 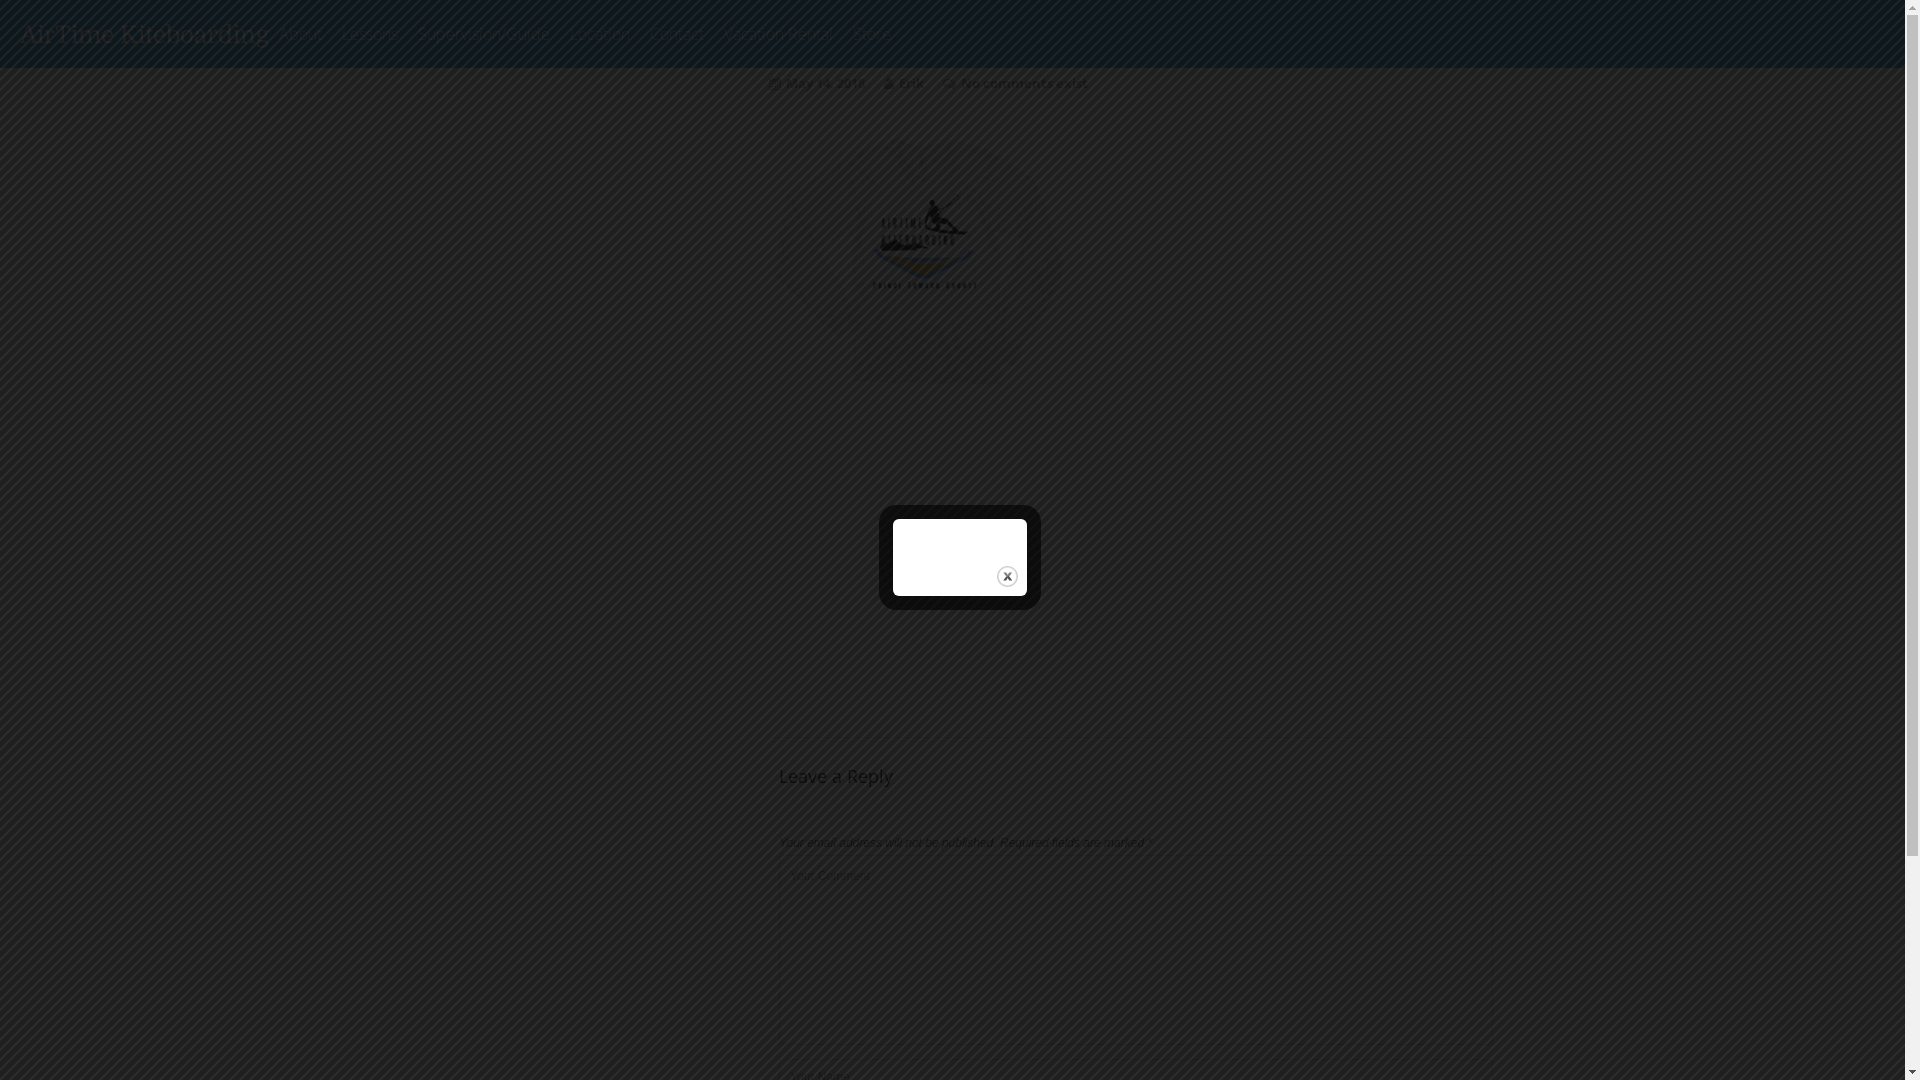 What do you see at coordinates (143, 34) in the screenshot?
I see `'AirTime Kiteboarding'` at bounding box center [143, 34].